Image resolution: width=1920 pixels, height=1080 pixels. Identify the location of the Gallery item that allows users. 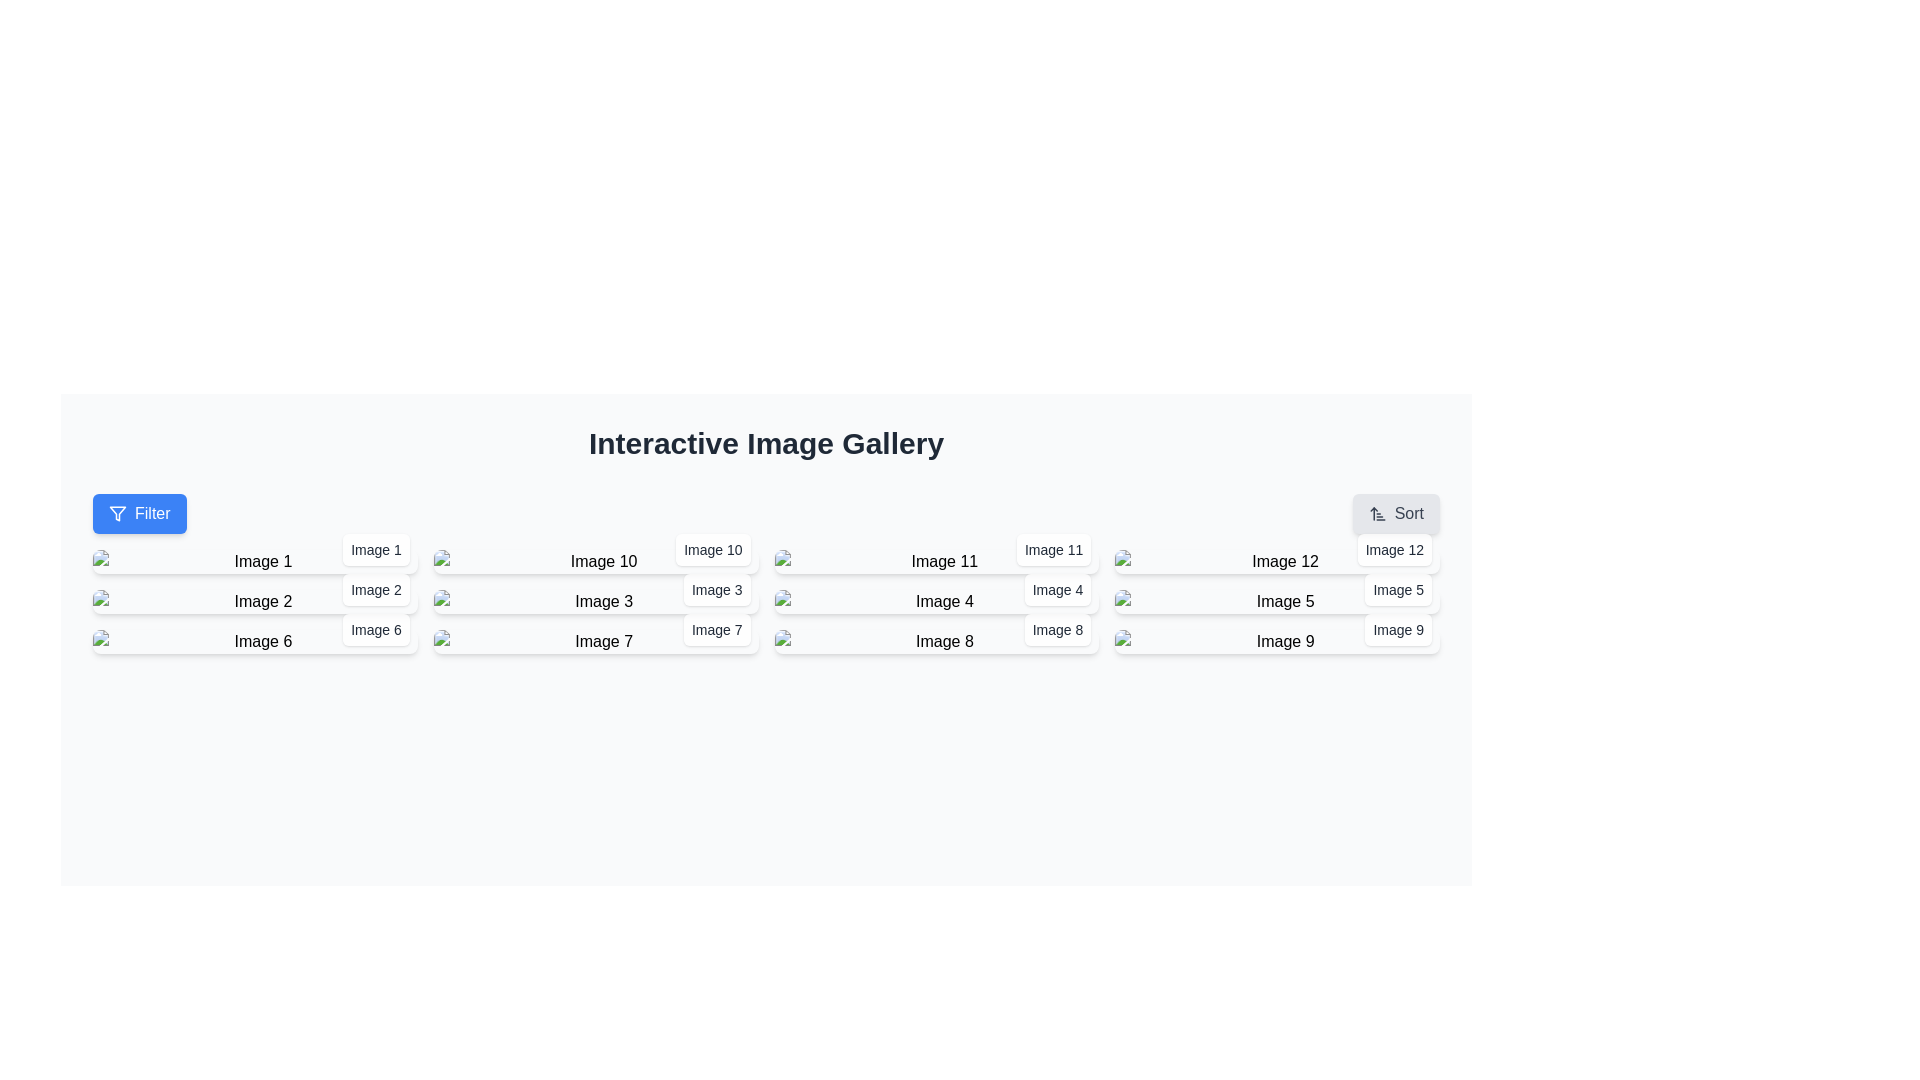
(1276, 562).